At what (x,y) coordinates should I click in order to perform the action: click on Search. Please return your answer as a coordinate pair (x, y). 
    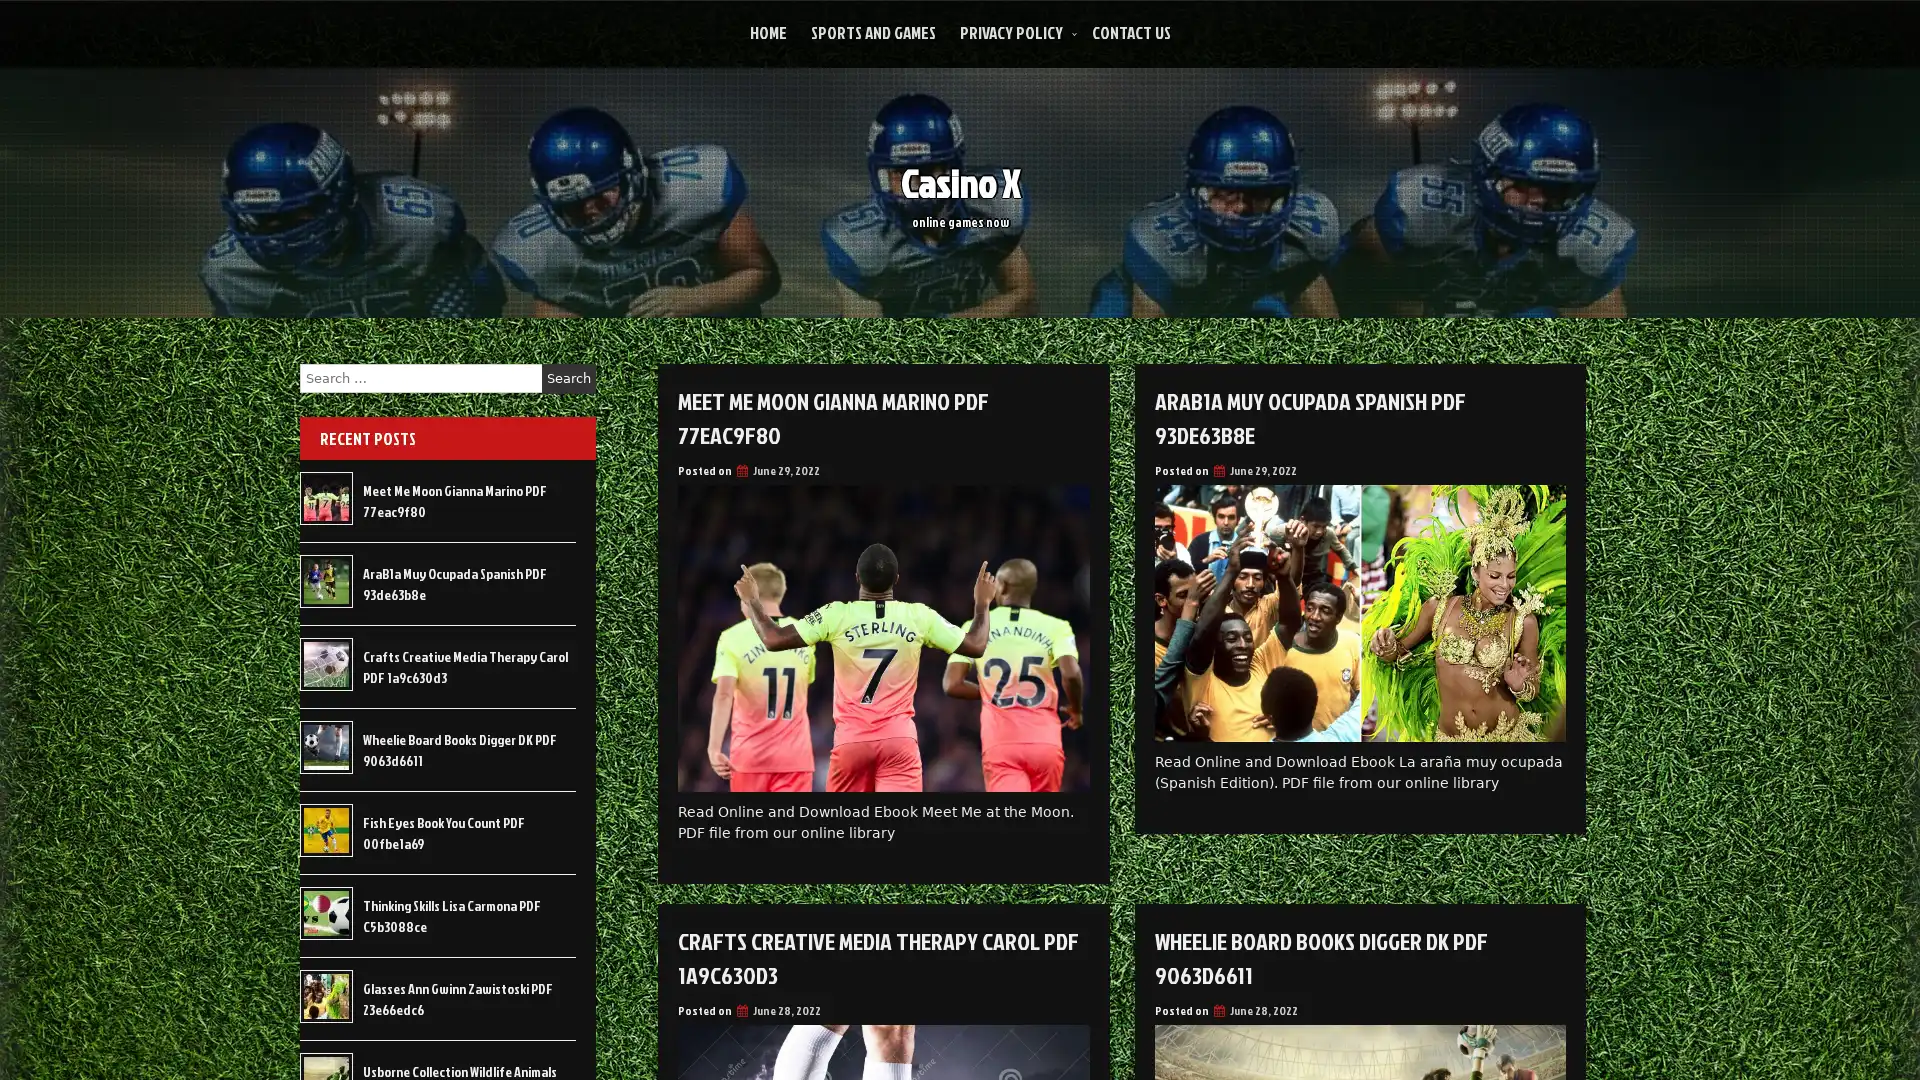
    Looking at the image, I should click on (568, 378).